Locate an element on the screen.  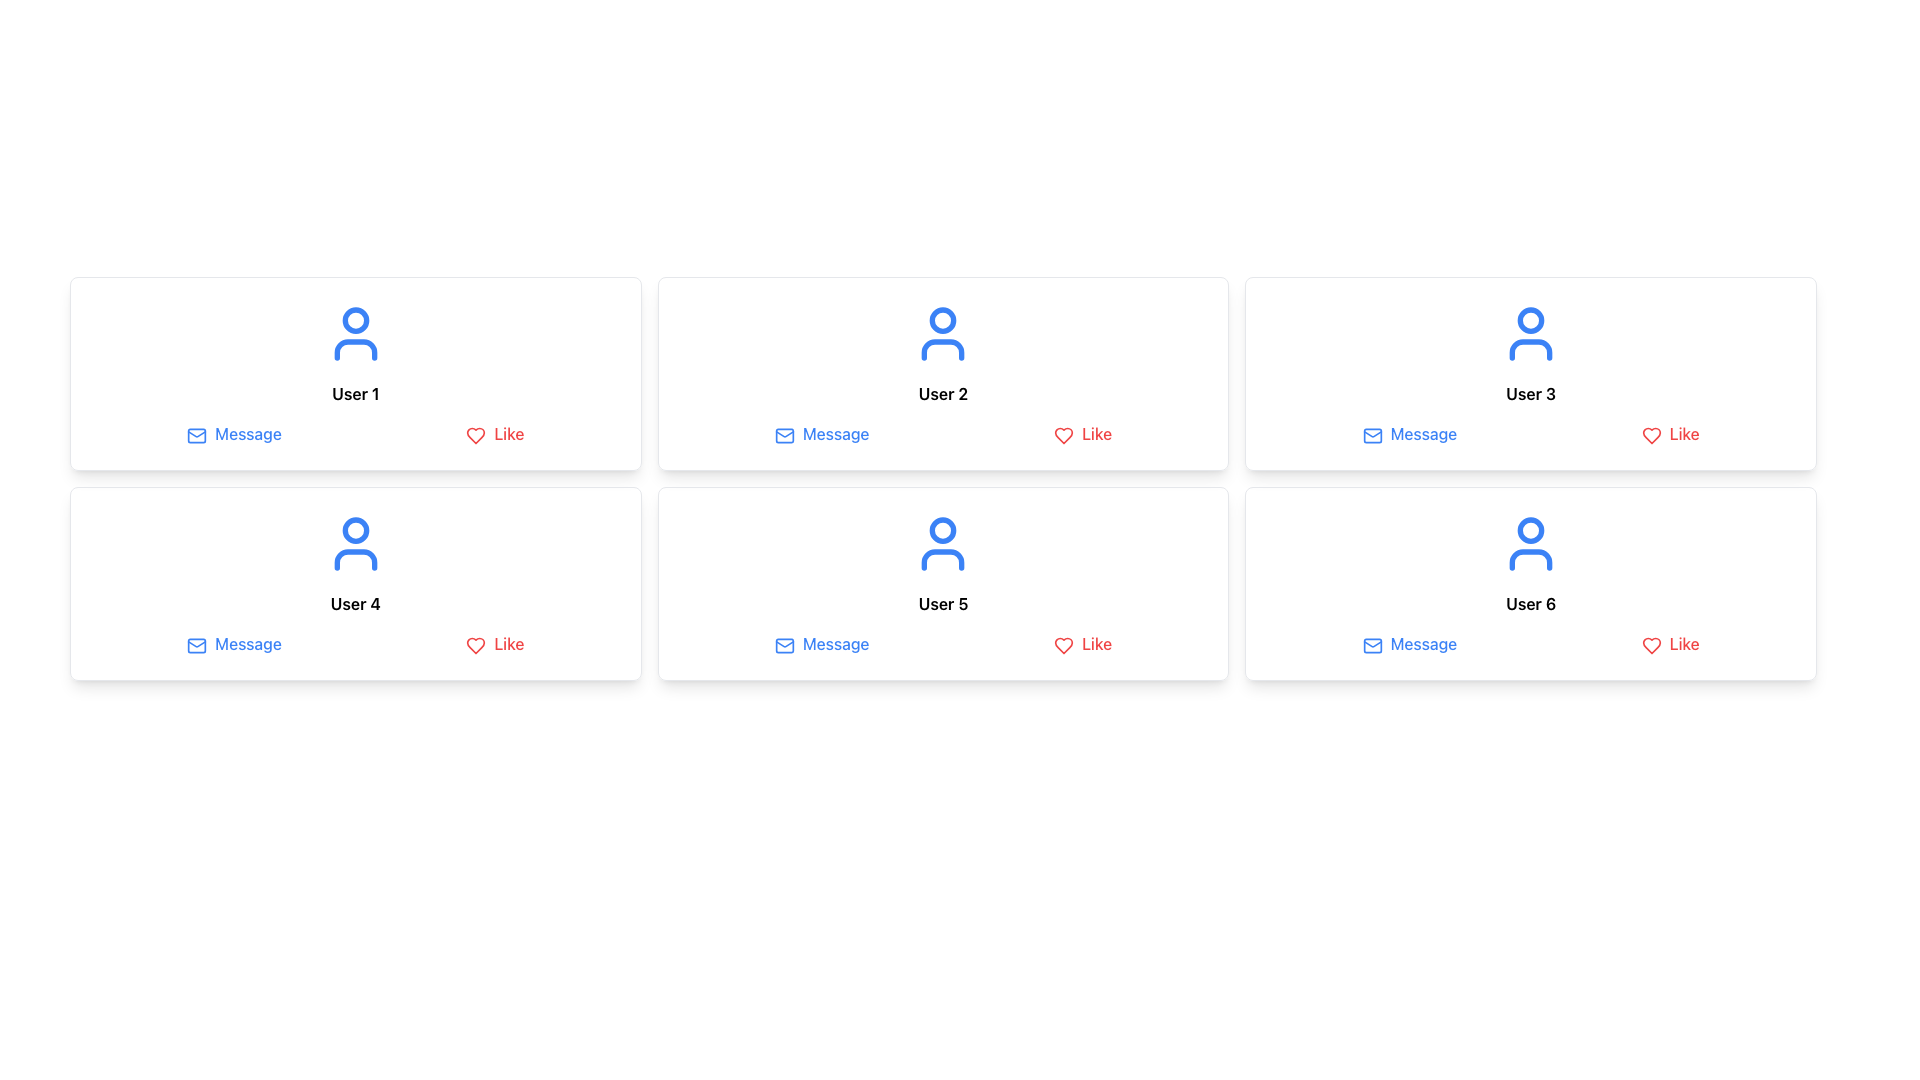
the Decorative Graphic (Circle) that visually represents part of the user avatar for 'User 1', located at the center of the avatar graphic is located at coordinates (355, 319).